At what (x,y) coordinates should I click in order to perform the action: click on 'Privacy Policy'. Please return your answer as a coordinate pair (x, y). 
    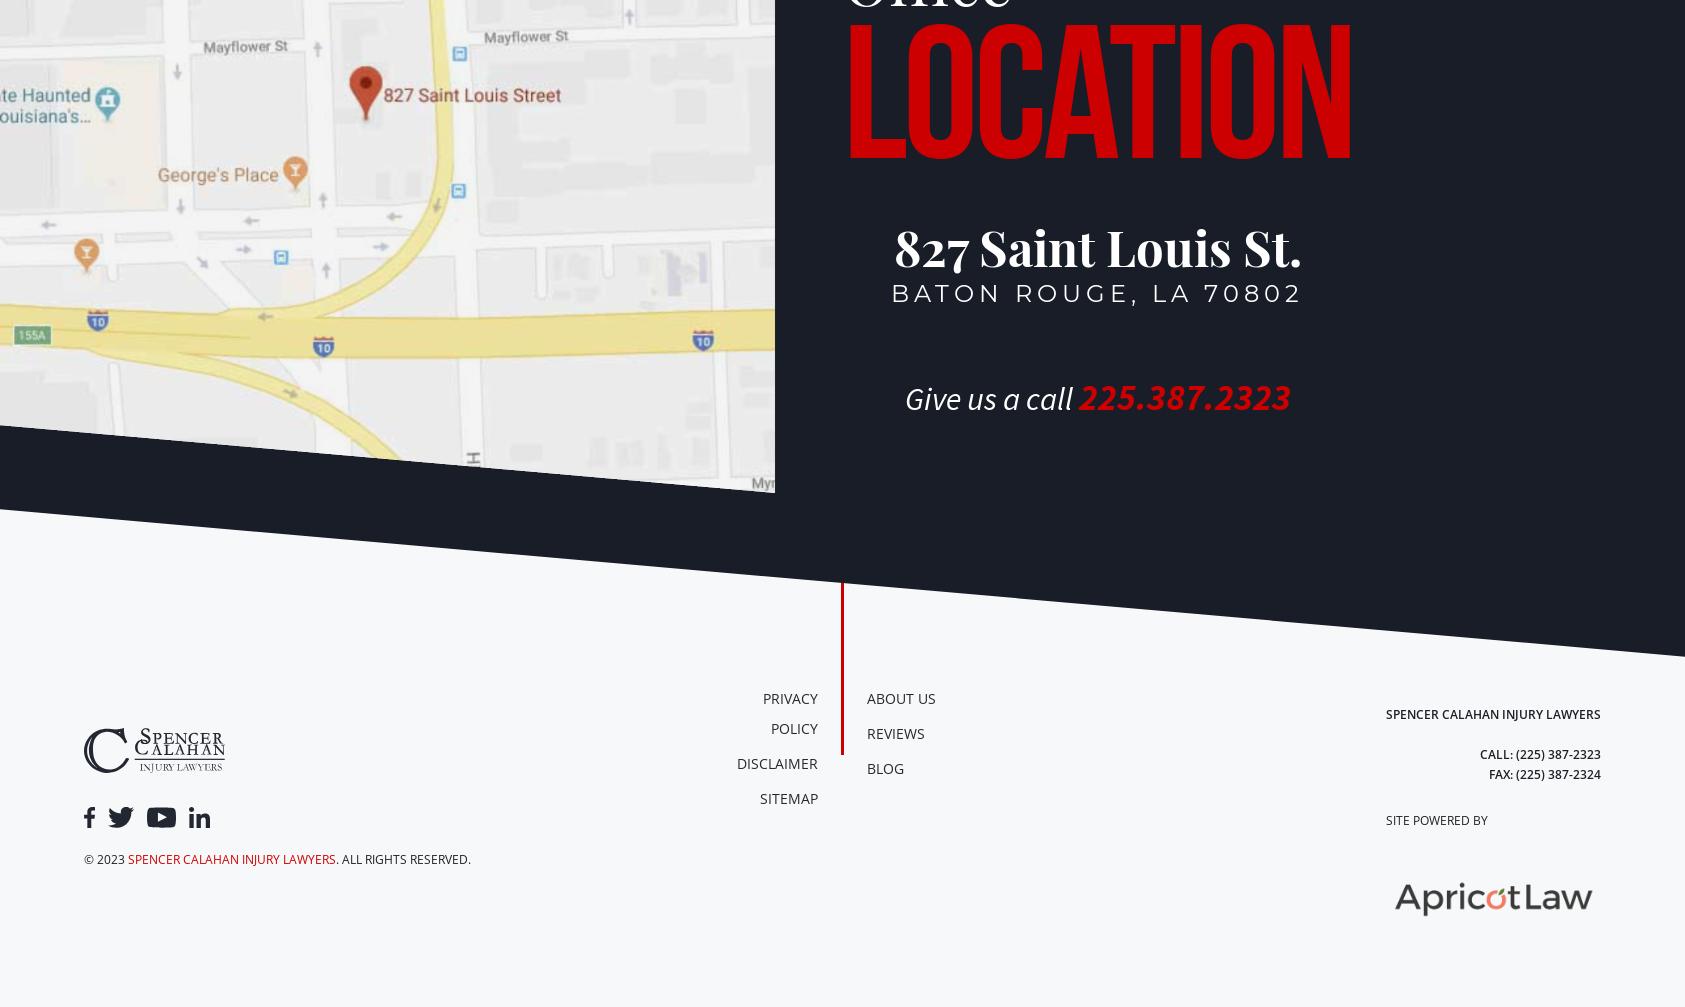
    Looking at the image, I should click on (789, 712).